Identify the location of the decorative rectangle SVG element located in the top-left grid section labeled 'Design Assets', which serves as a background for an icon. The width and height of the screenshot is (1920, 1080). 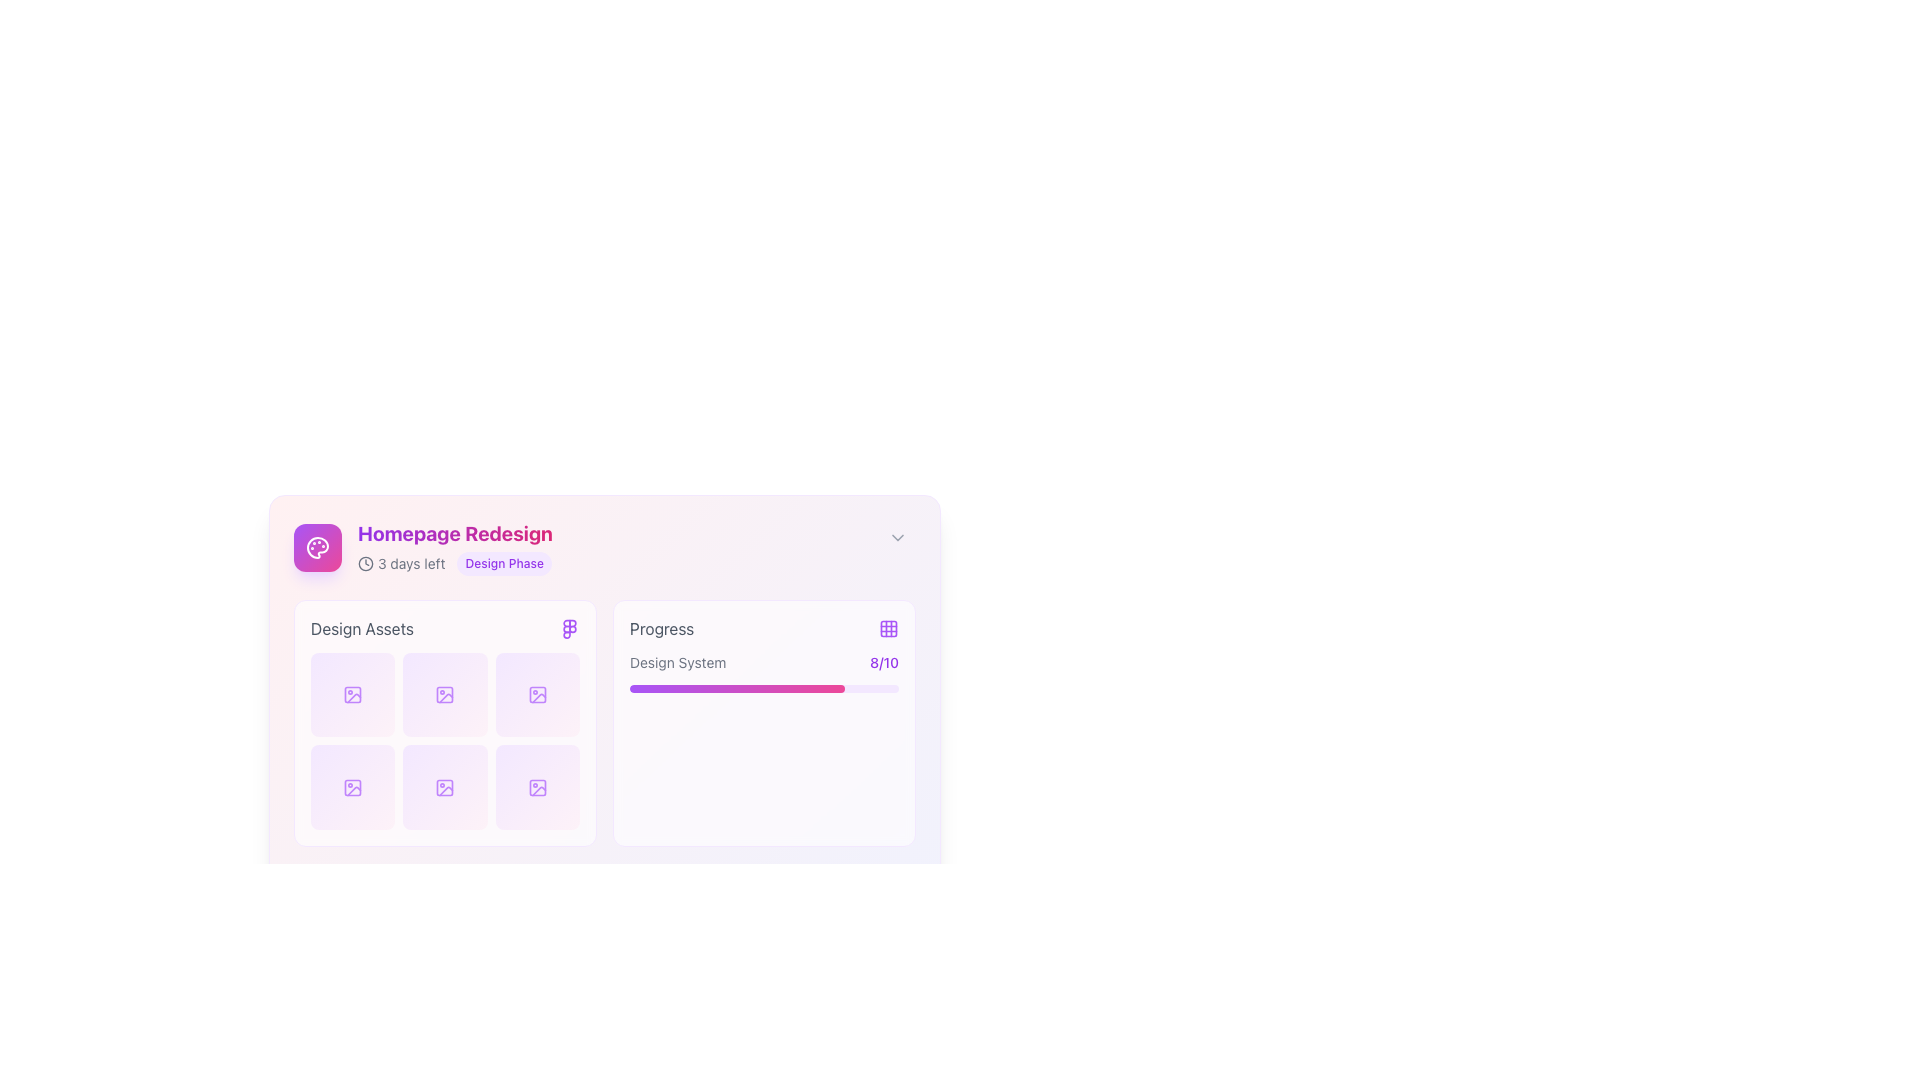
(353, 694).